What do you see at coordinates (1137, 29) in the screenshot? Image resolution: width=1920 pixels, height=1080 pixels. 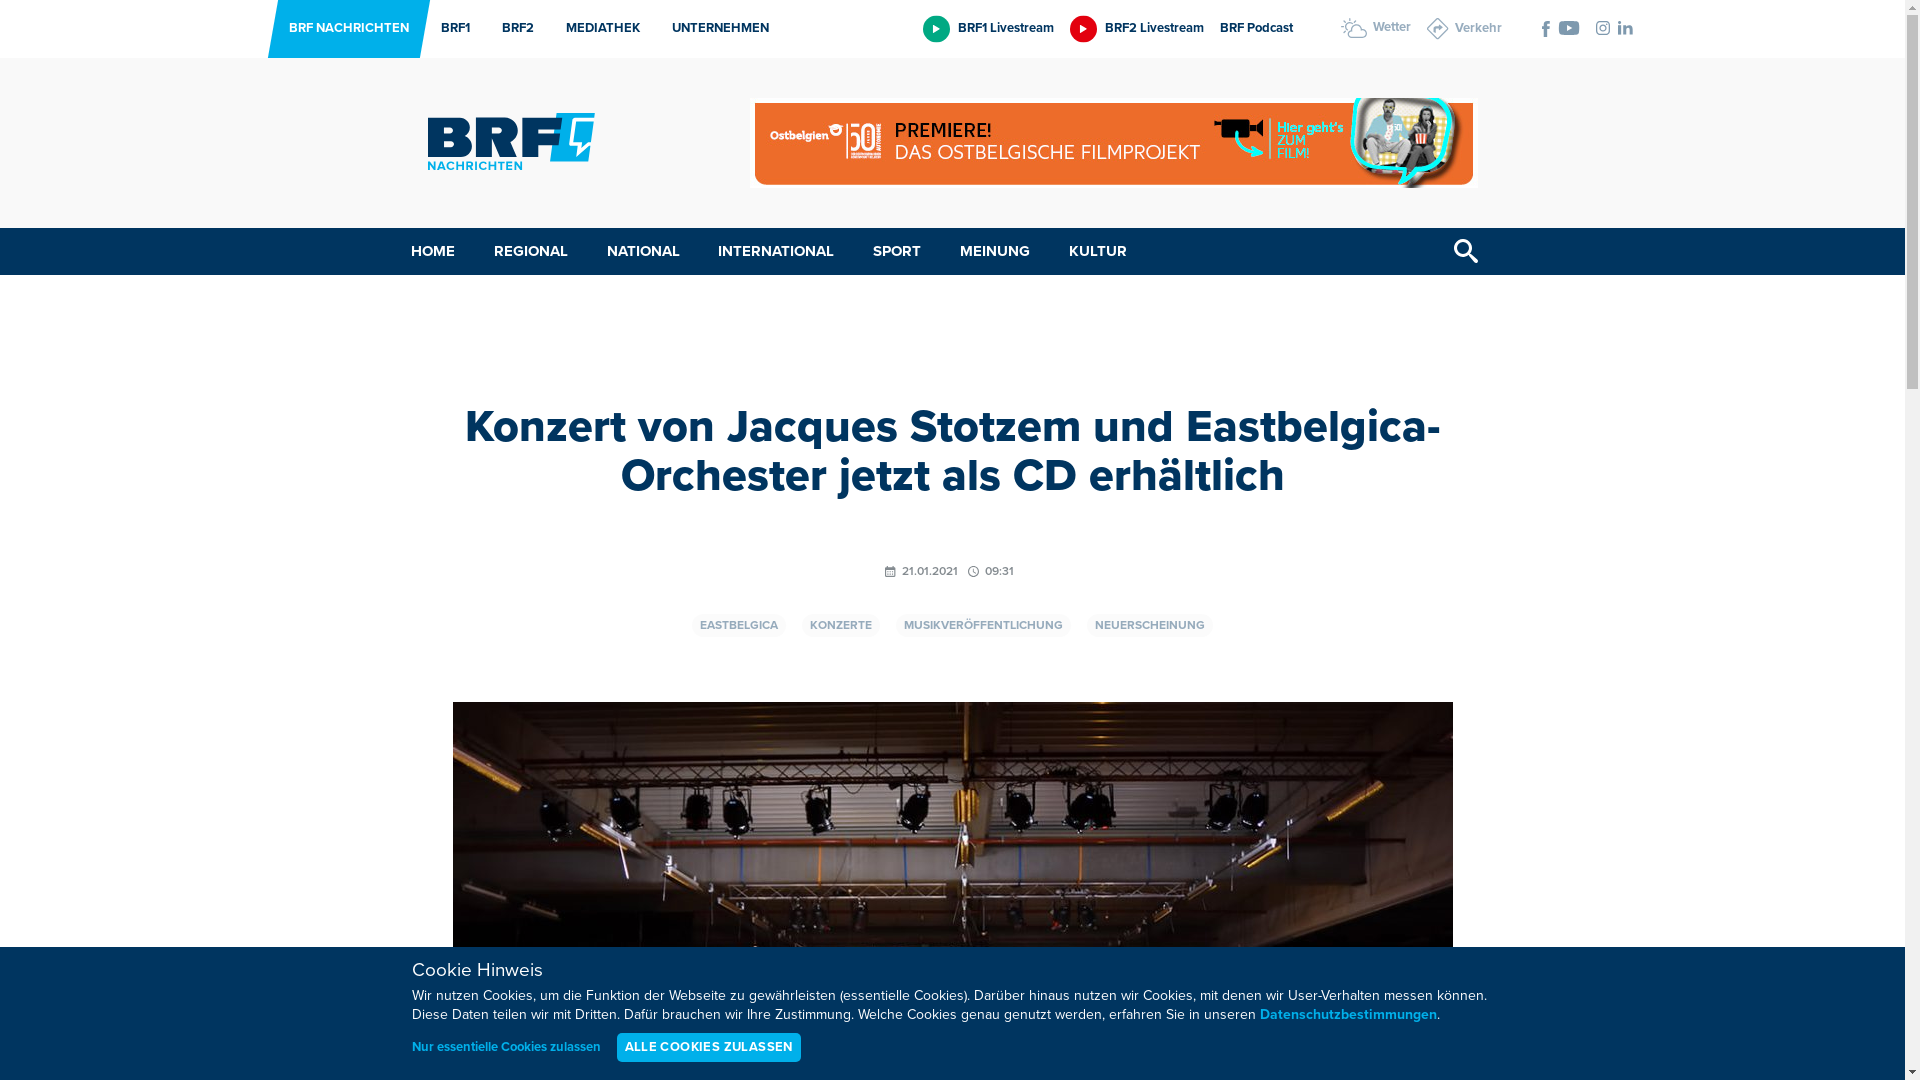 I see `'BRF2 Livestream'` at bounding box center [1137, 29].